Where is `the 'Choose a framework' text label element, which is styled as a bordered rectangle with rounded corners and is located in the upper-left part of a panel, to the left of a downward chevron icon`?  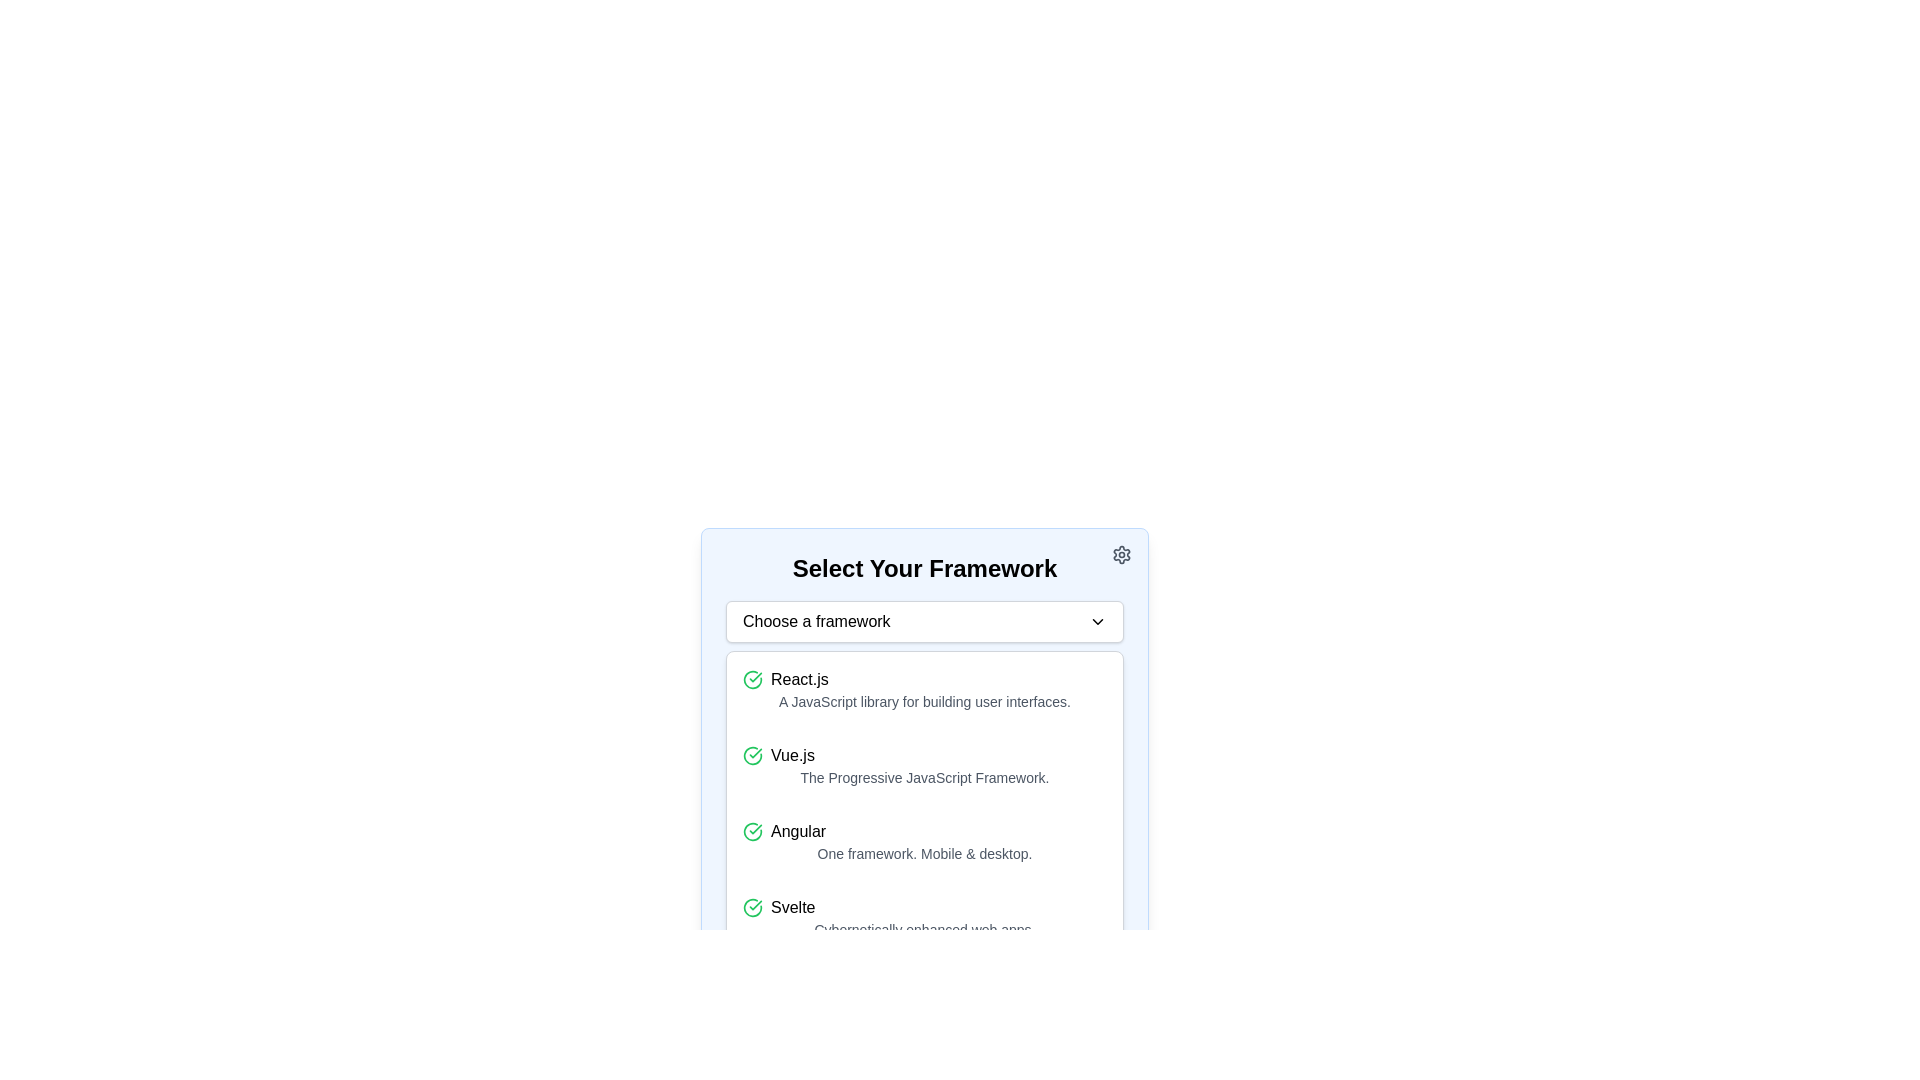
the 'Choose a framework' text label element, which is styled as a bordered rectangle with rounded corners and is located in the upper-left part of a panel, to the left of a downward chevron icon is located at coordinates (816, 620).